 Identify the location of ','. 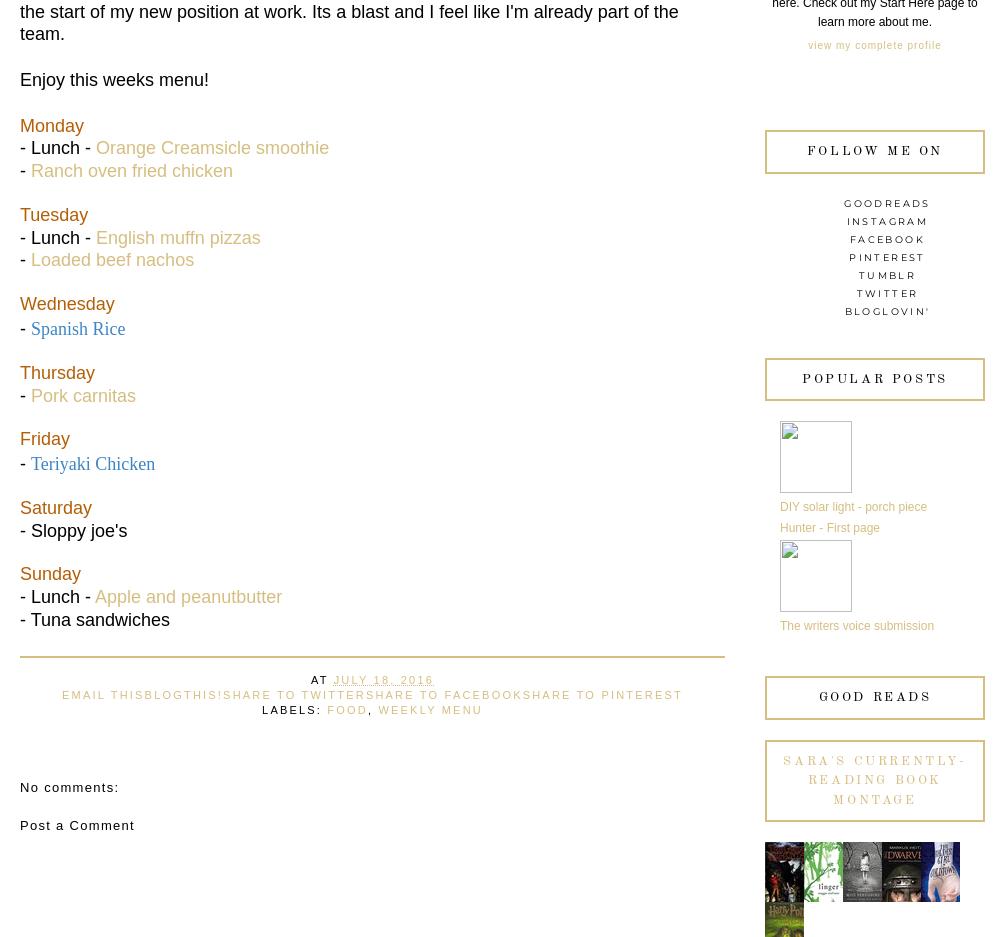
(371, 709).